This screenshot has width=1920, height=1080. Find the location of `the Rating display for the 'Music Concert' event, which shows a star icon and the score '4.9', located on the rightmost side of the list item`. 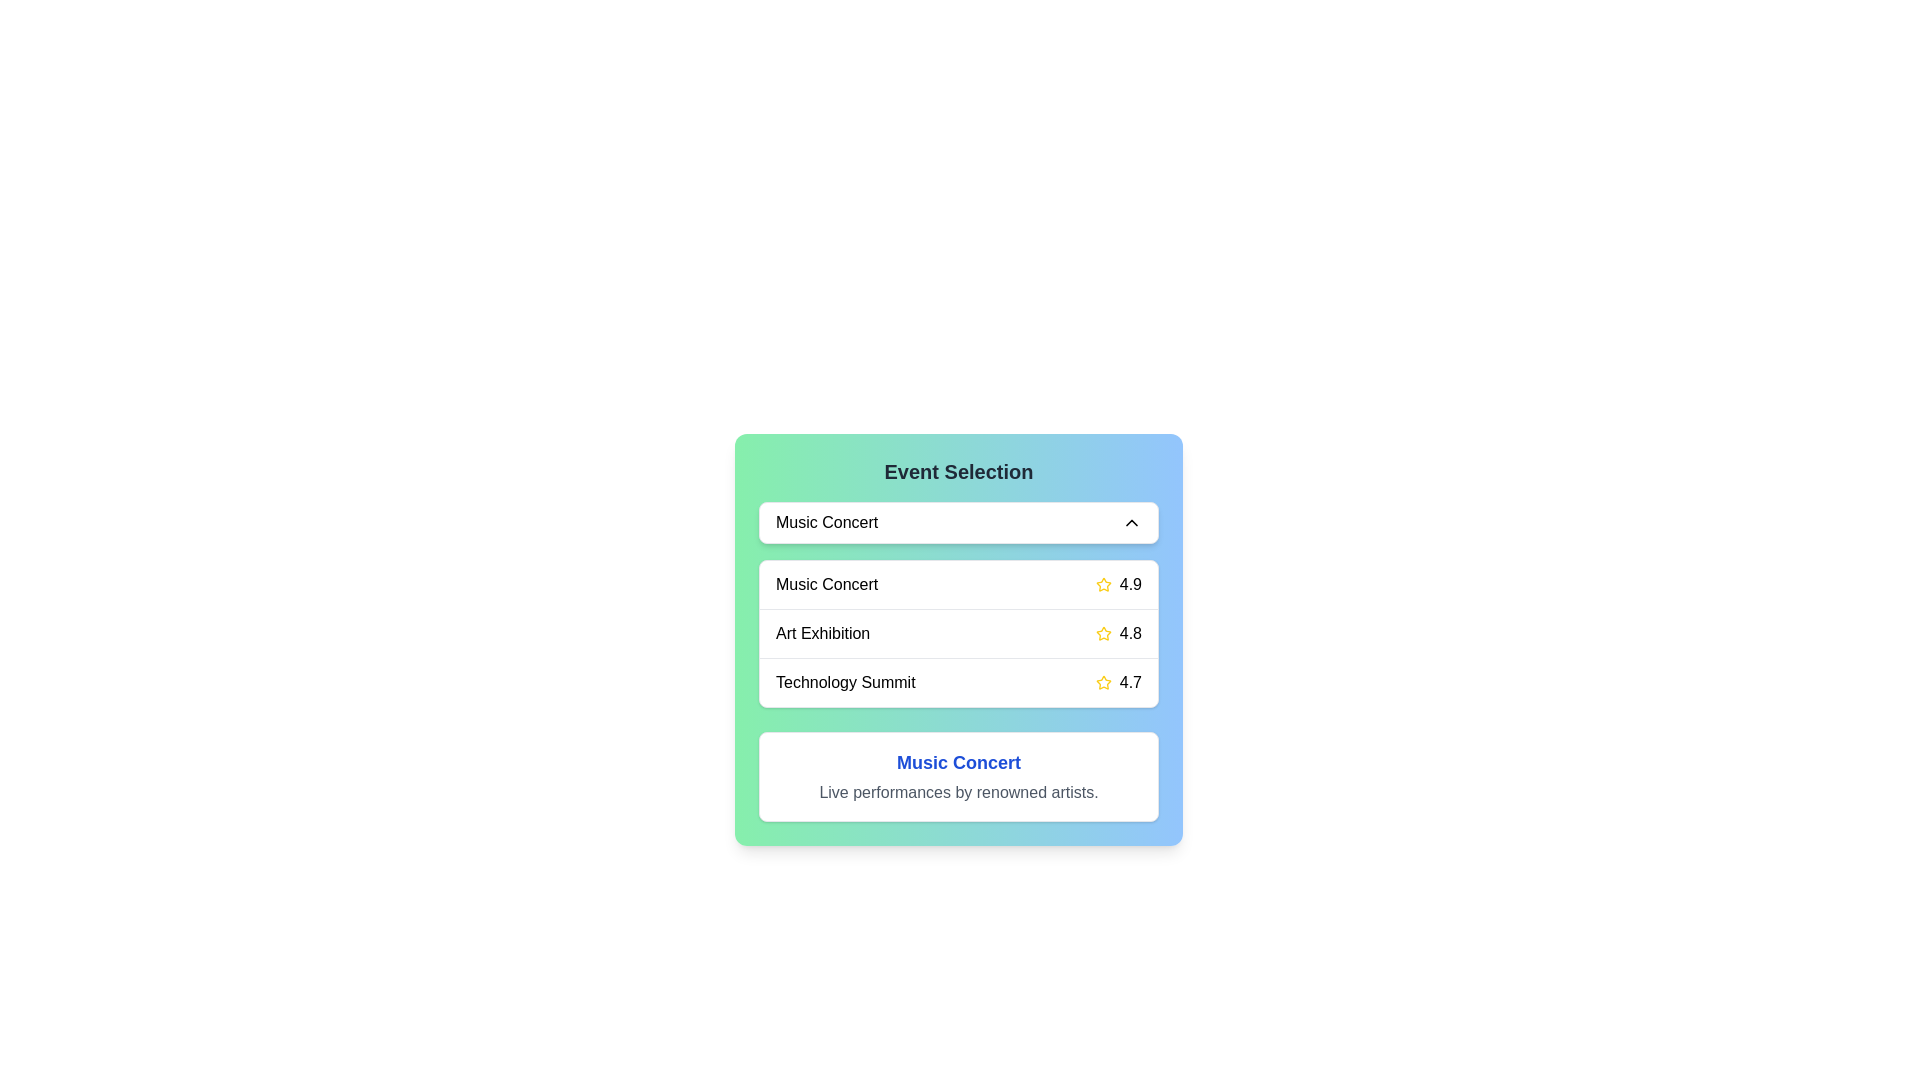

the Rating display for the 'Music Concert' event, which shows a star icon and the score '4.9', located on the rightmost side of the list item is located at coordinates (1117, 585).